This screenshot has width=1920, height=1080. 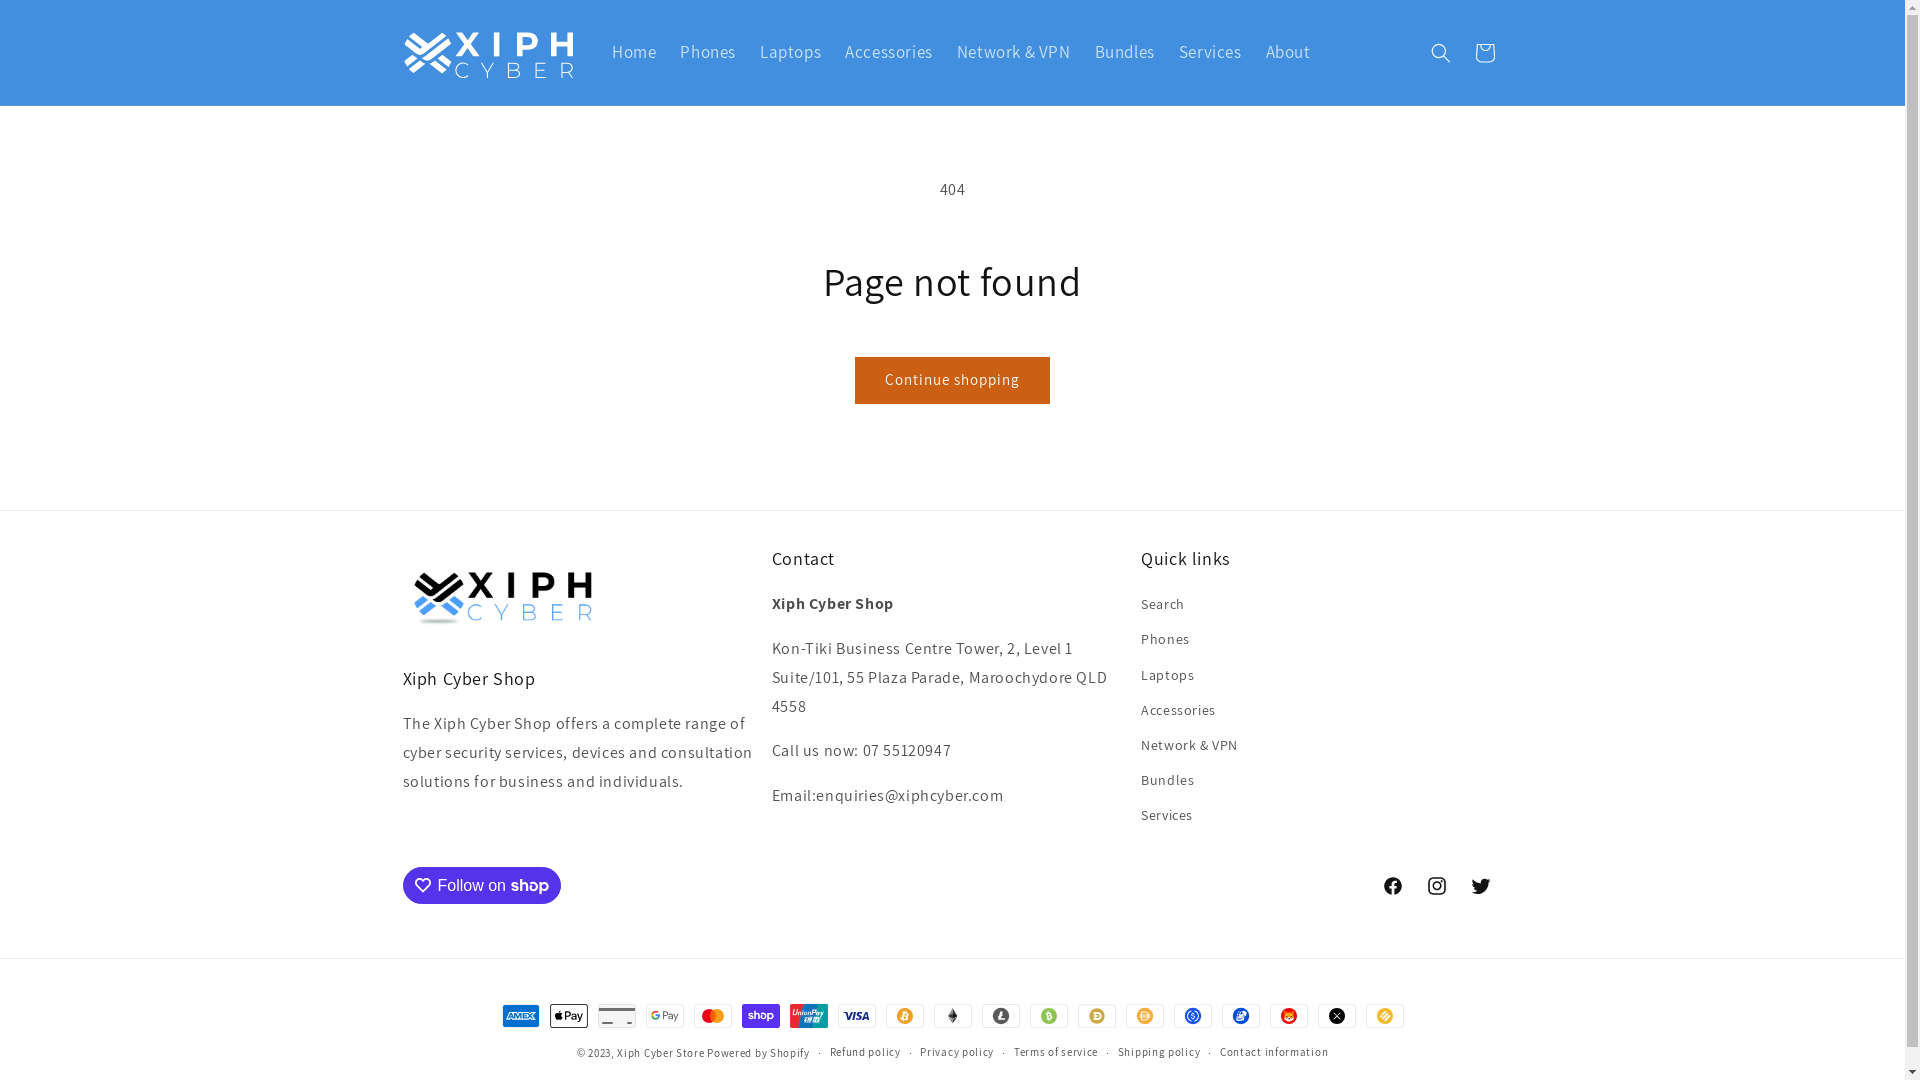 I want to click on 'Phones', so click(x=708, y=50).